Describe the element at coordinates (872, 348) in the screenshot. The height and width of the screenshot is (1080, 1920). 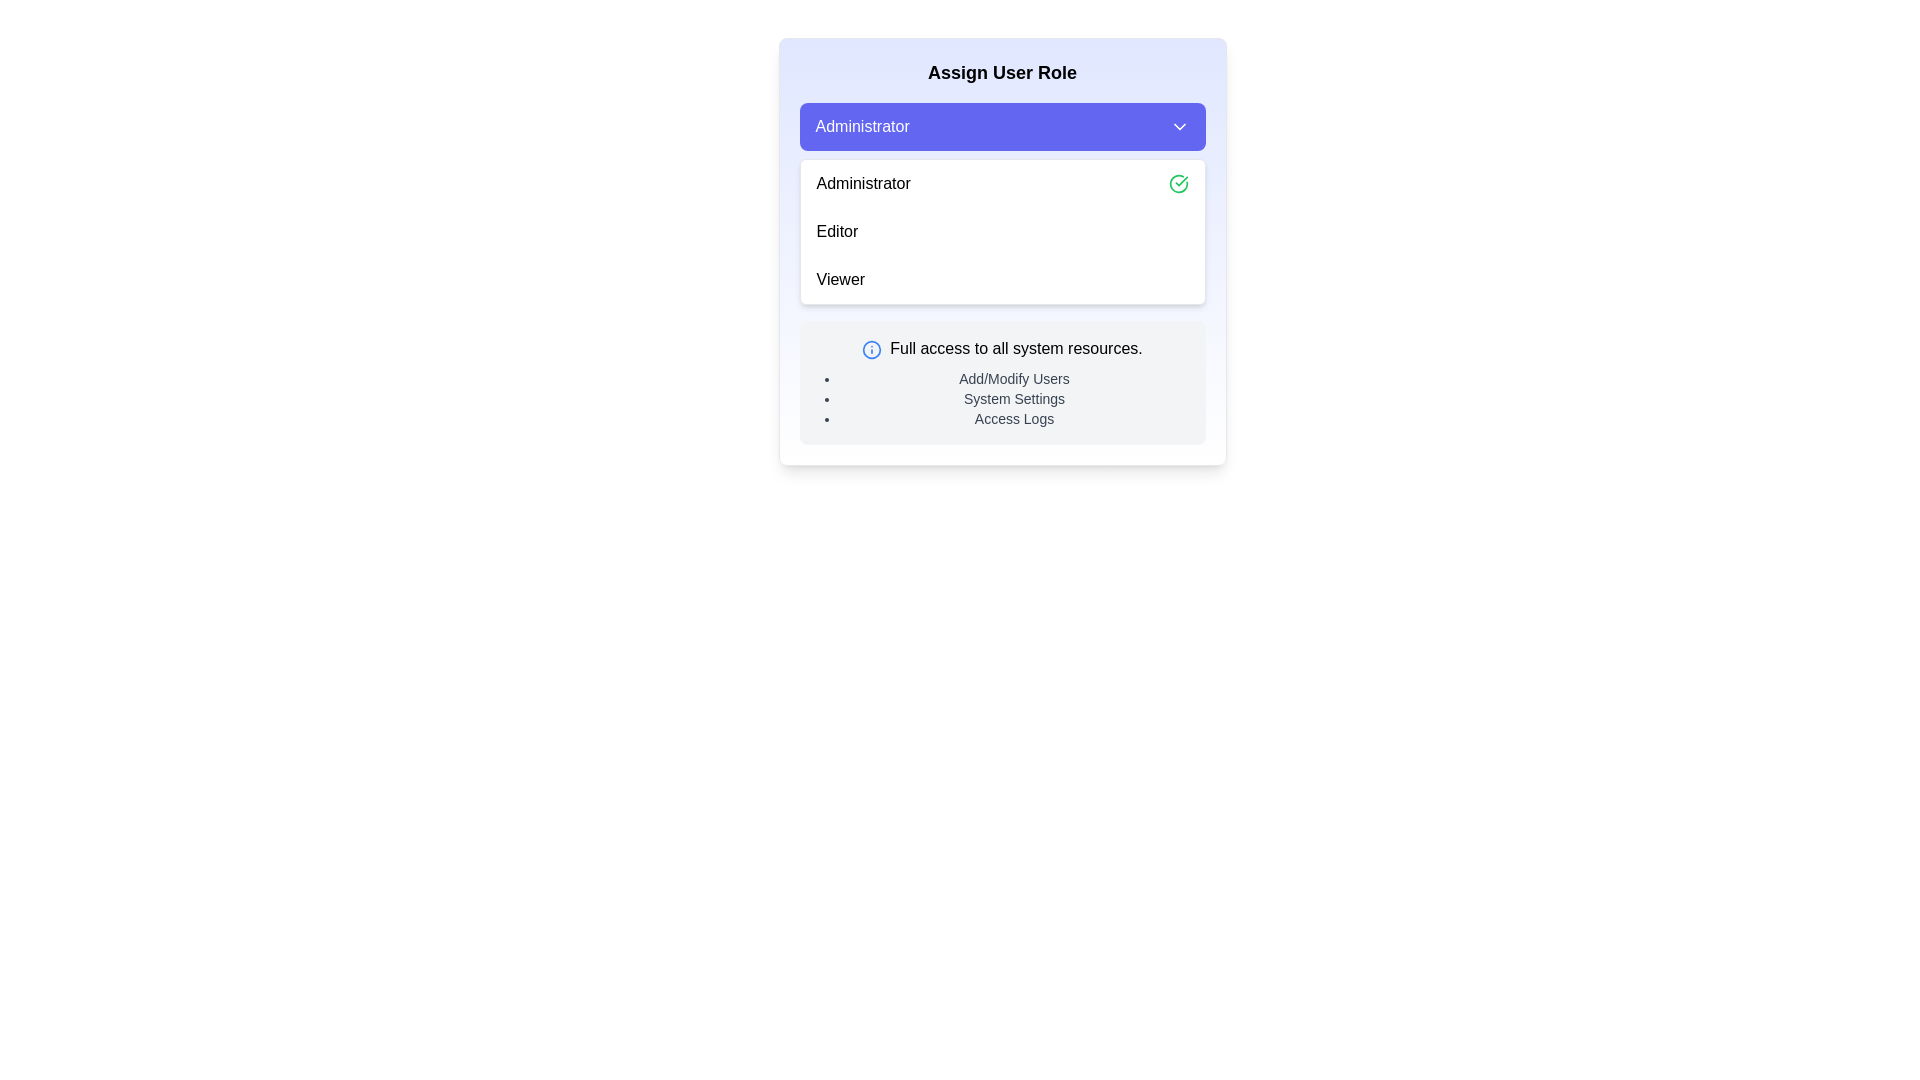
I see `the circular graphic within the informational icon located near the 'Full access to all system resources' description` at that location.